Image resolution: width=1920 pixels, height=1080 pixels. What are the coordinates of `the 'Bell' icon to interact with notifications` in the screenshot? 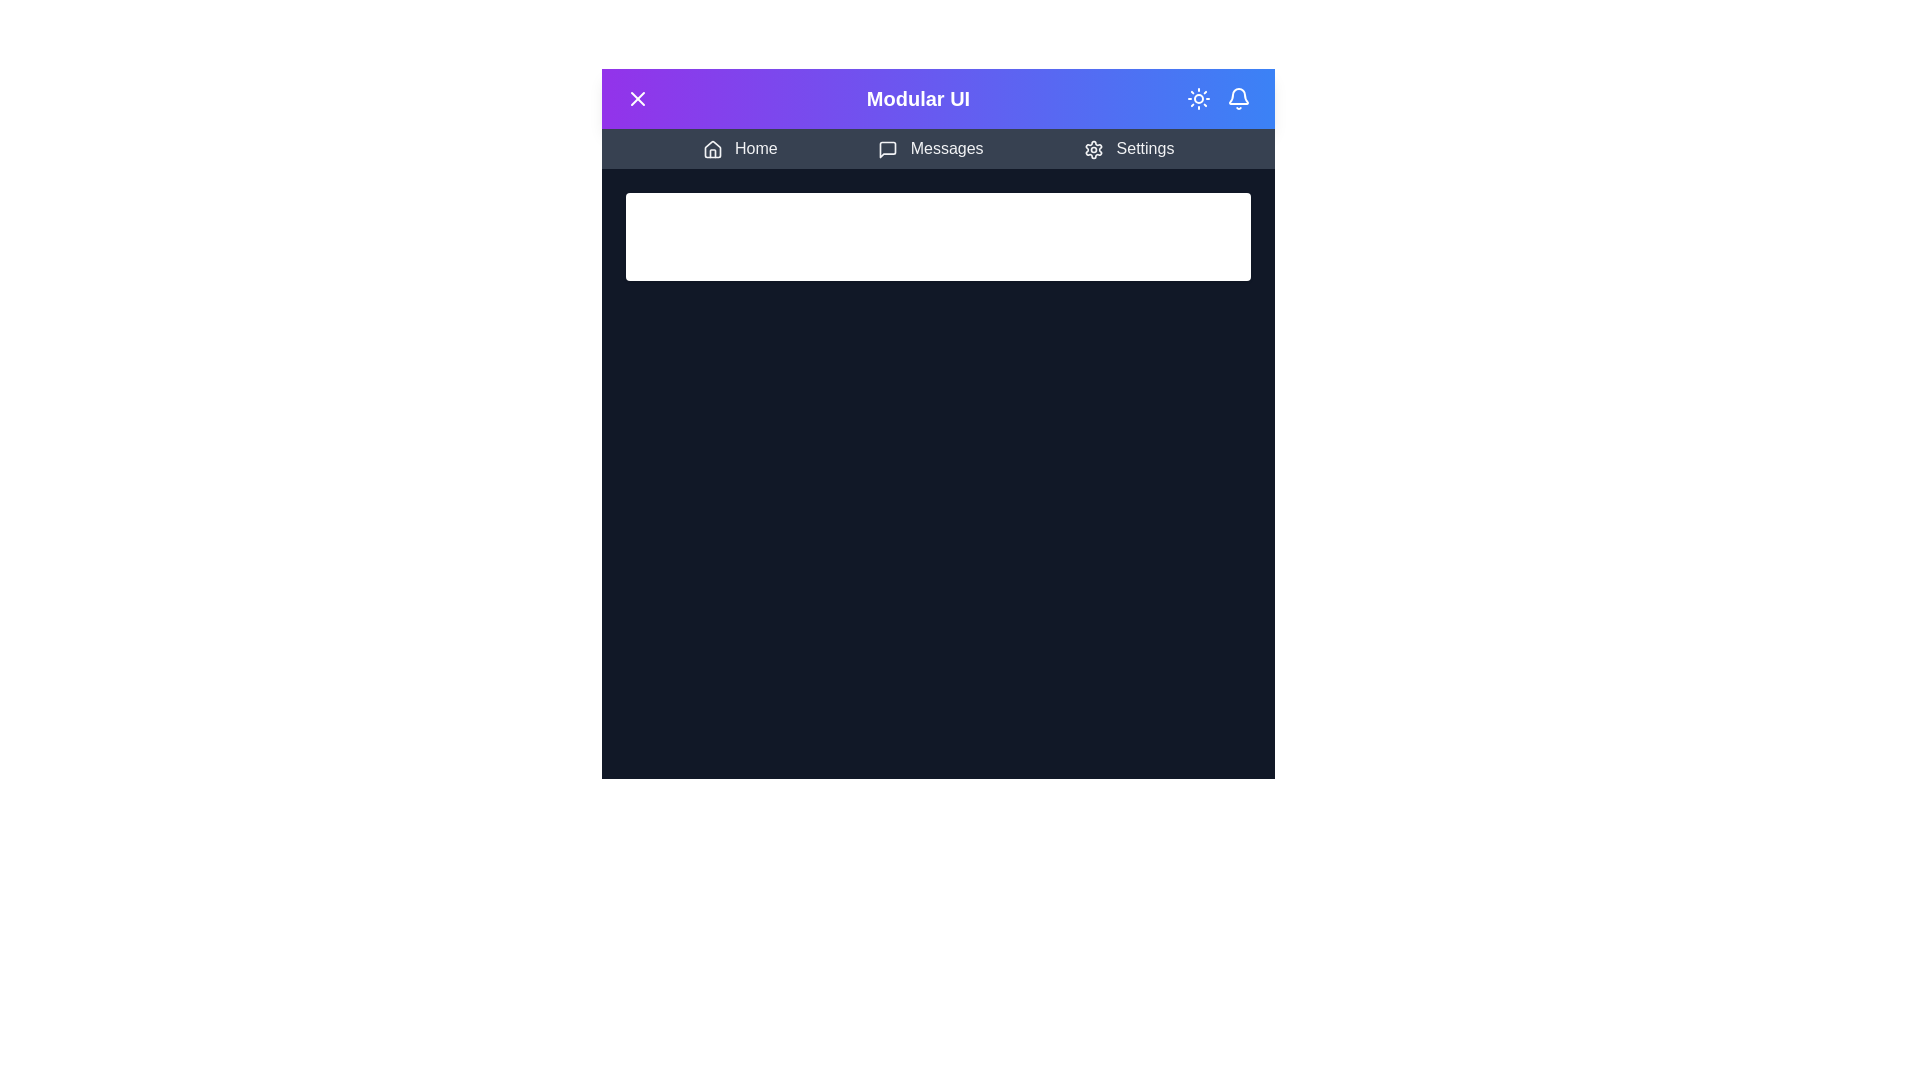 It's located at (1237, 99).